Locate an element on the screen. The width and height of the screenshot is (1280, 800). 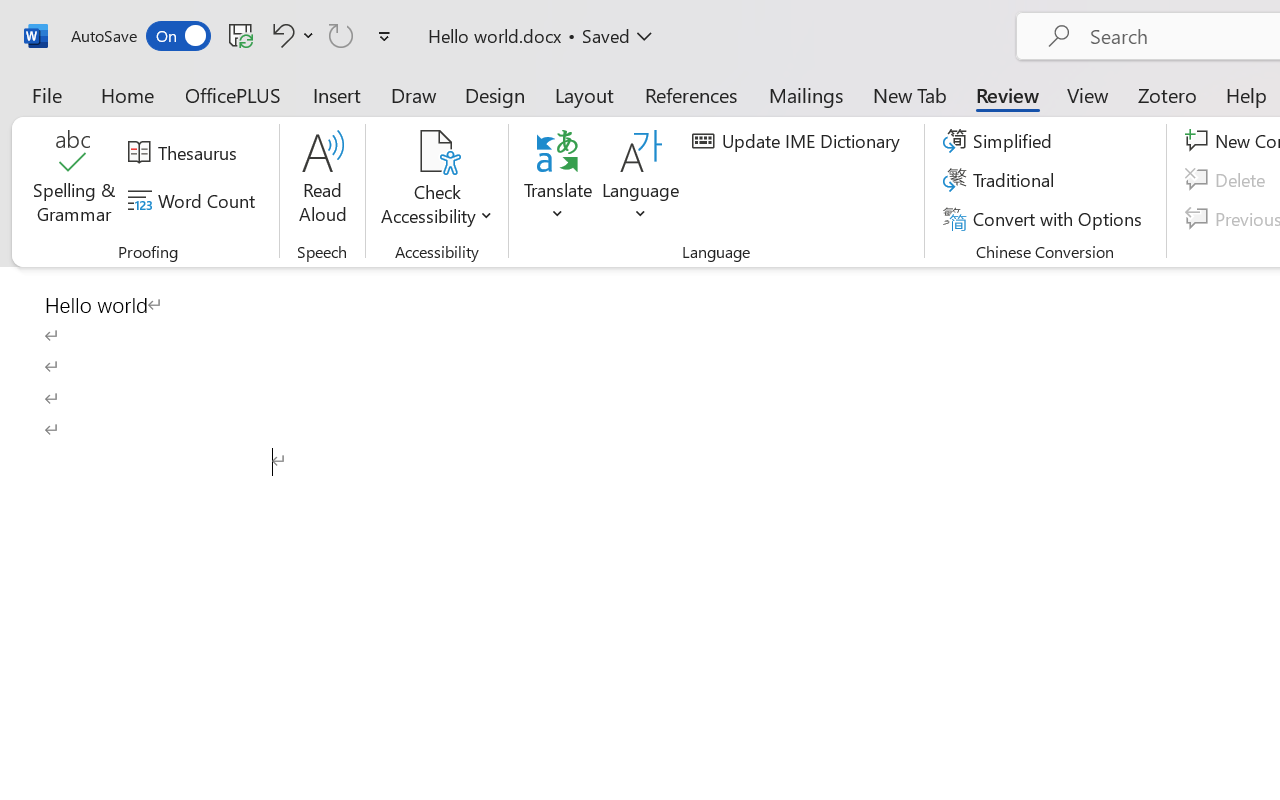
'Traditional' is located at coordinates (1002, 179).